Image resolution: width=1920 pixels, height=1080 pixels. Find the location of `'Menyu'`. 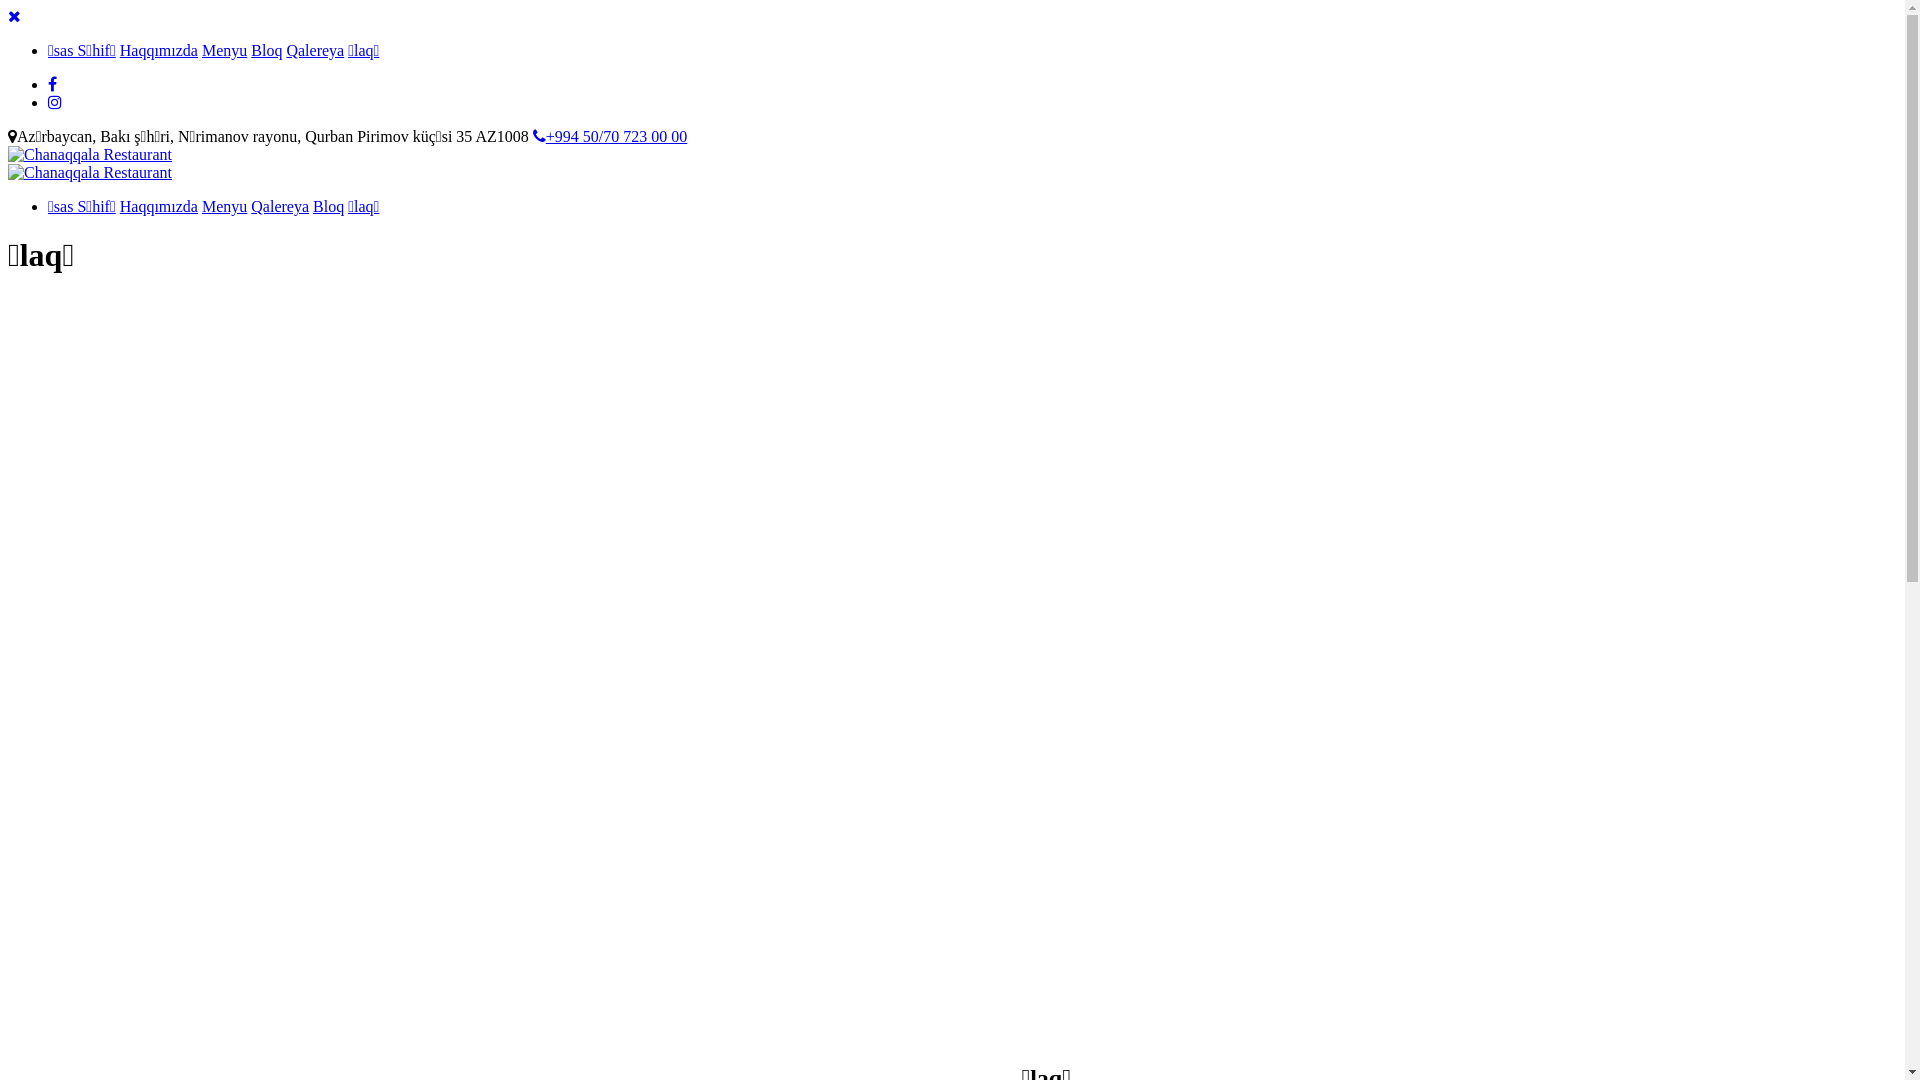

'Menyu' is located at coordinates (224, 206).